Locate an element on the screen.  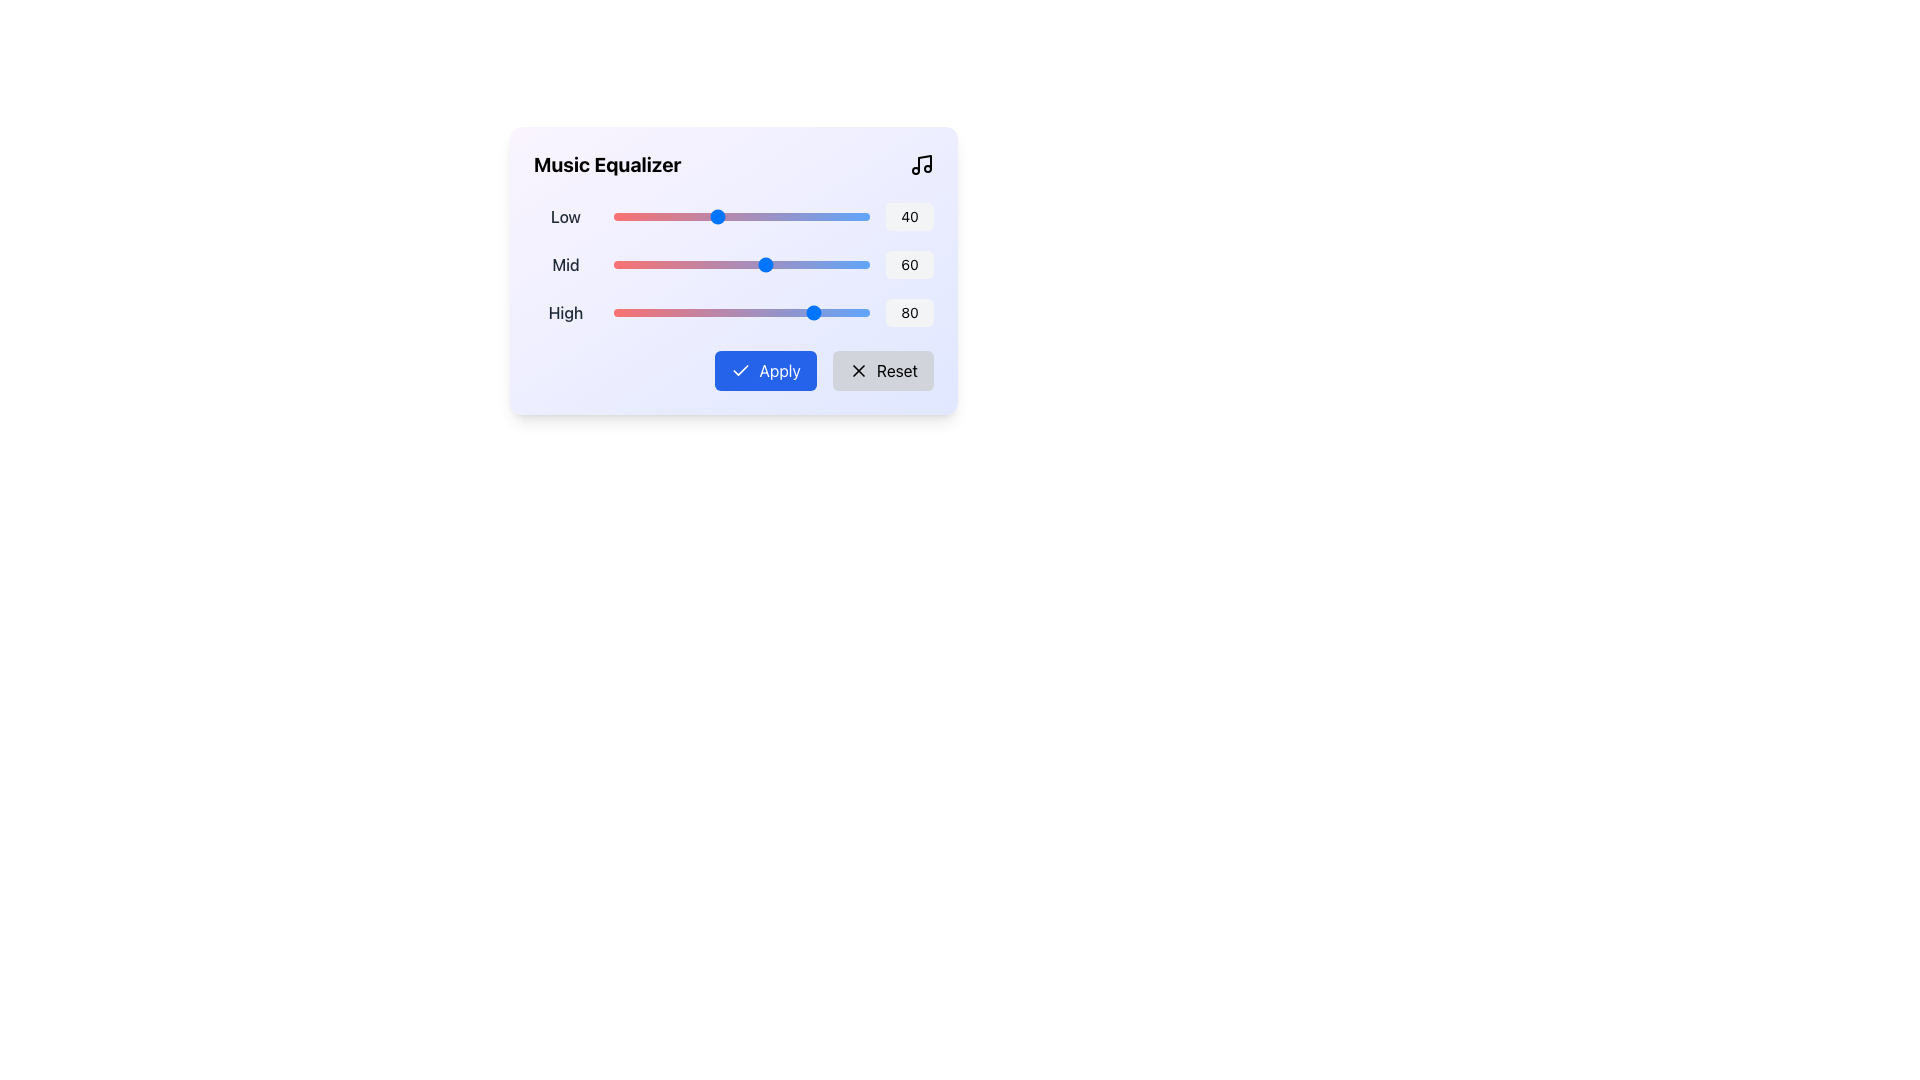
the small rectangular Text Display containing the number '60' in bold black text, located in the Mid slider row of the music equalizer interface is located at coordinates (909, 264).